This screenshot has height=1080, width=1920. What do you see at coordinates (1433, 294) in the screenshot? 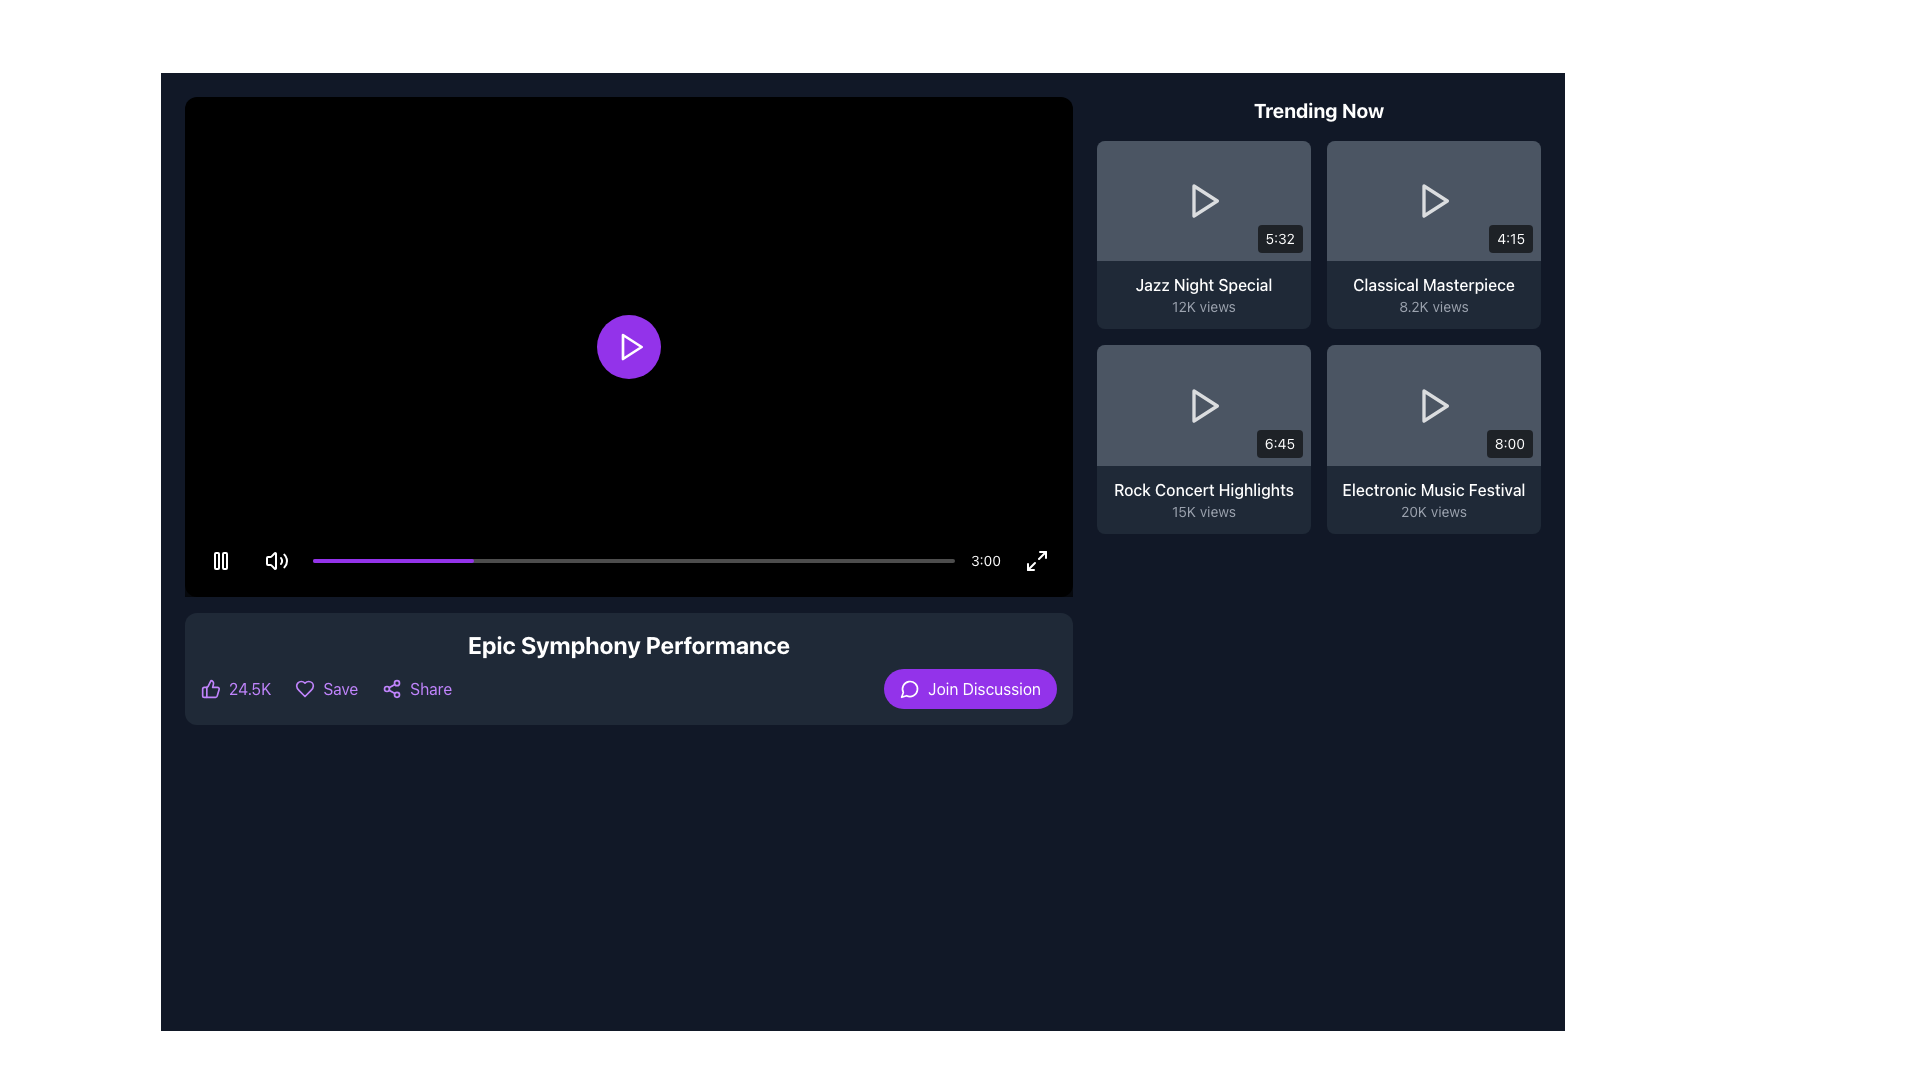
I see `the 'Classical Masterpiece' text element displaying '8.2K views' in the 'Trending Now' section` at bounding box center [1433, 294].